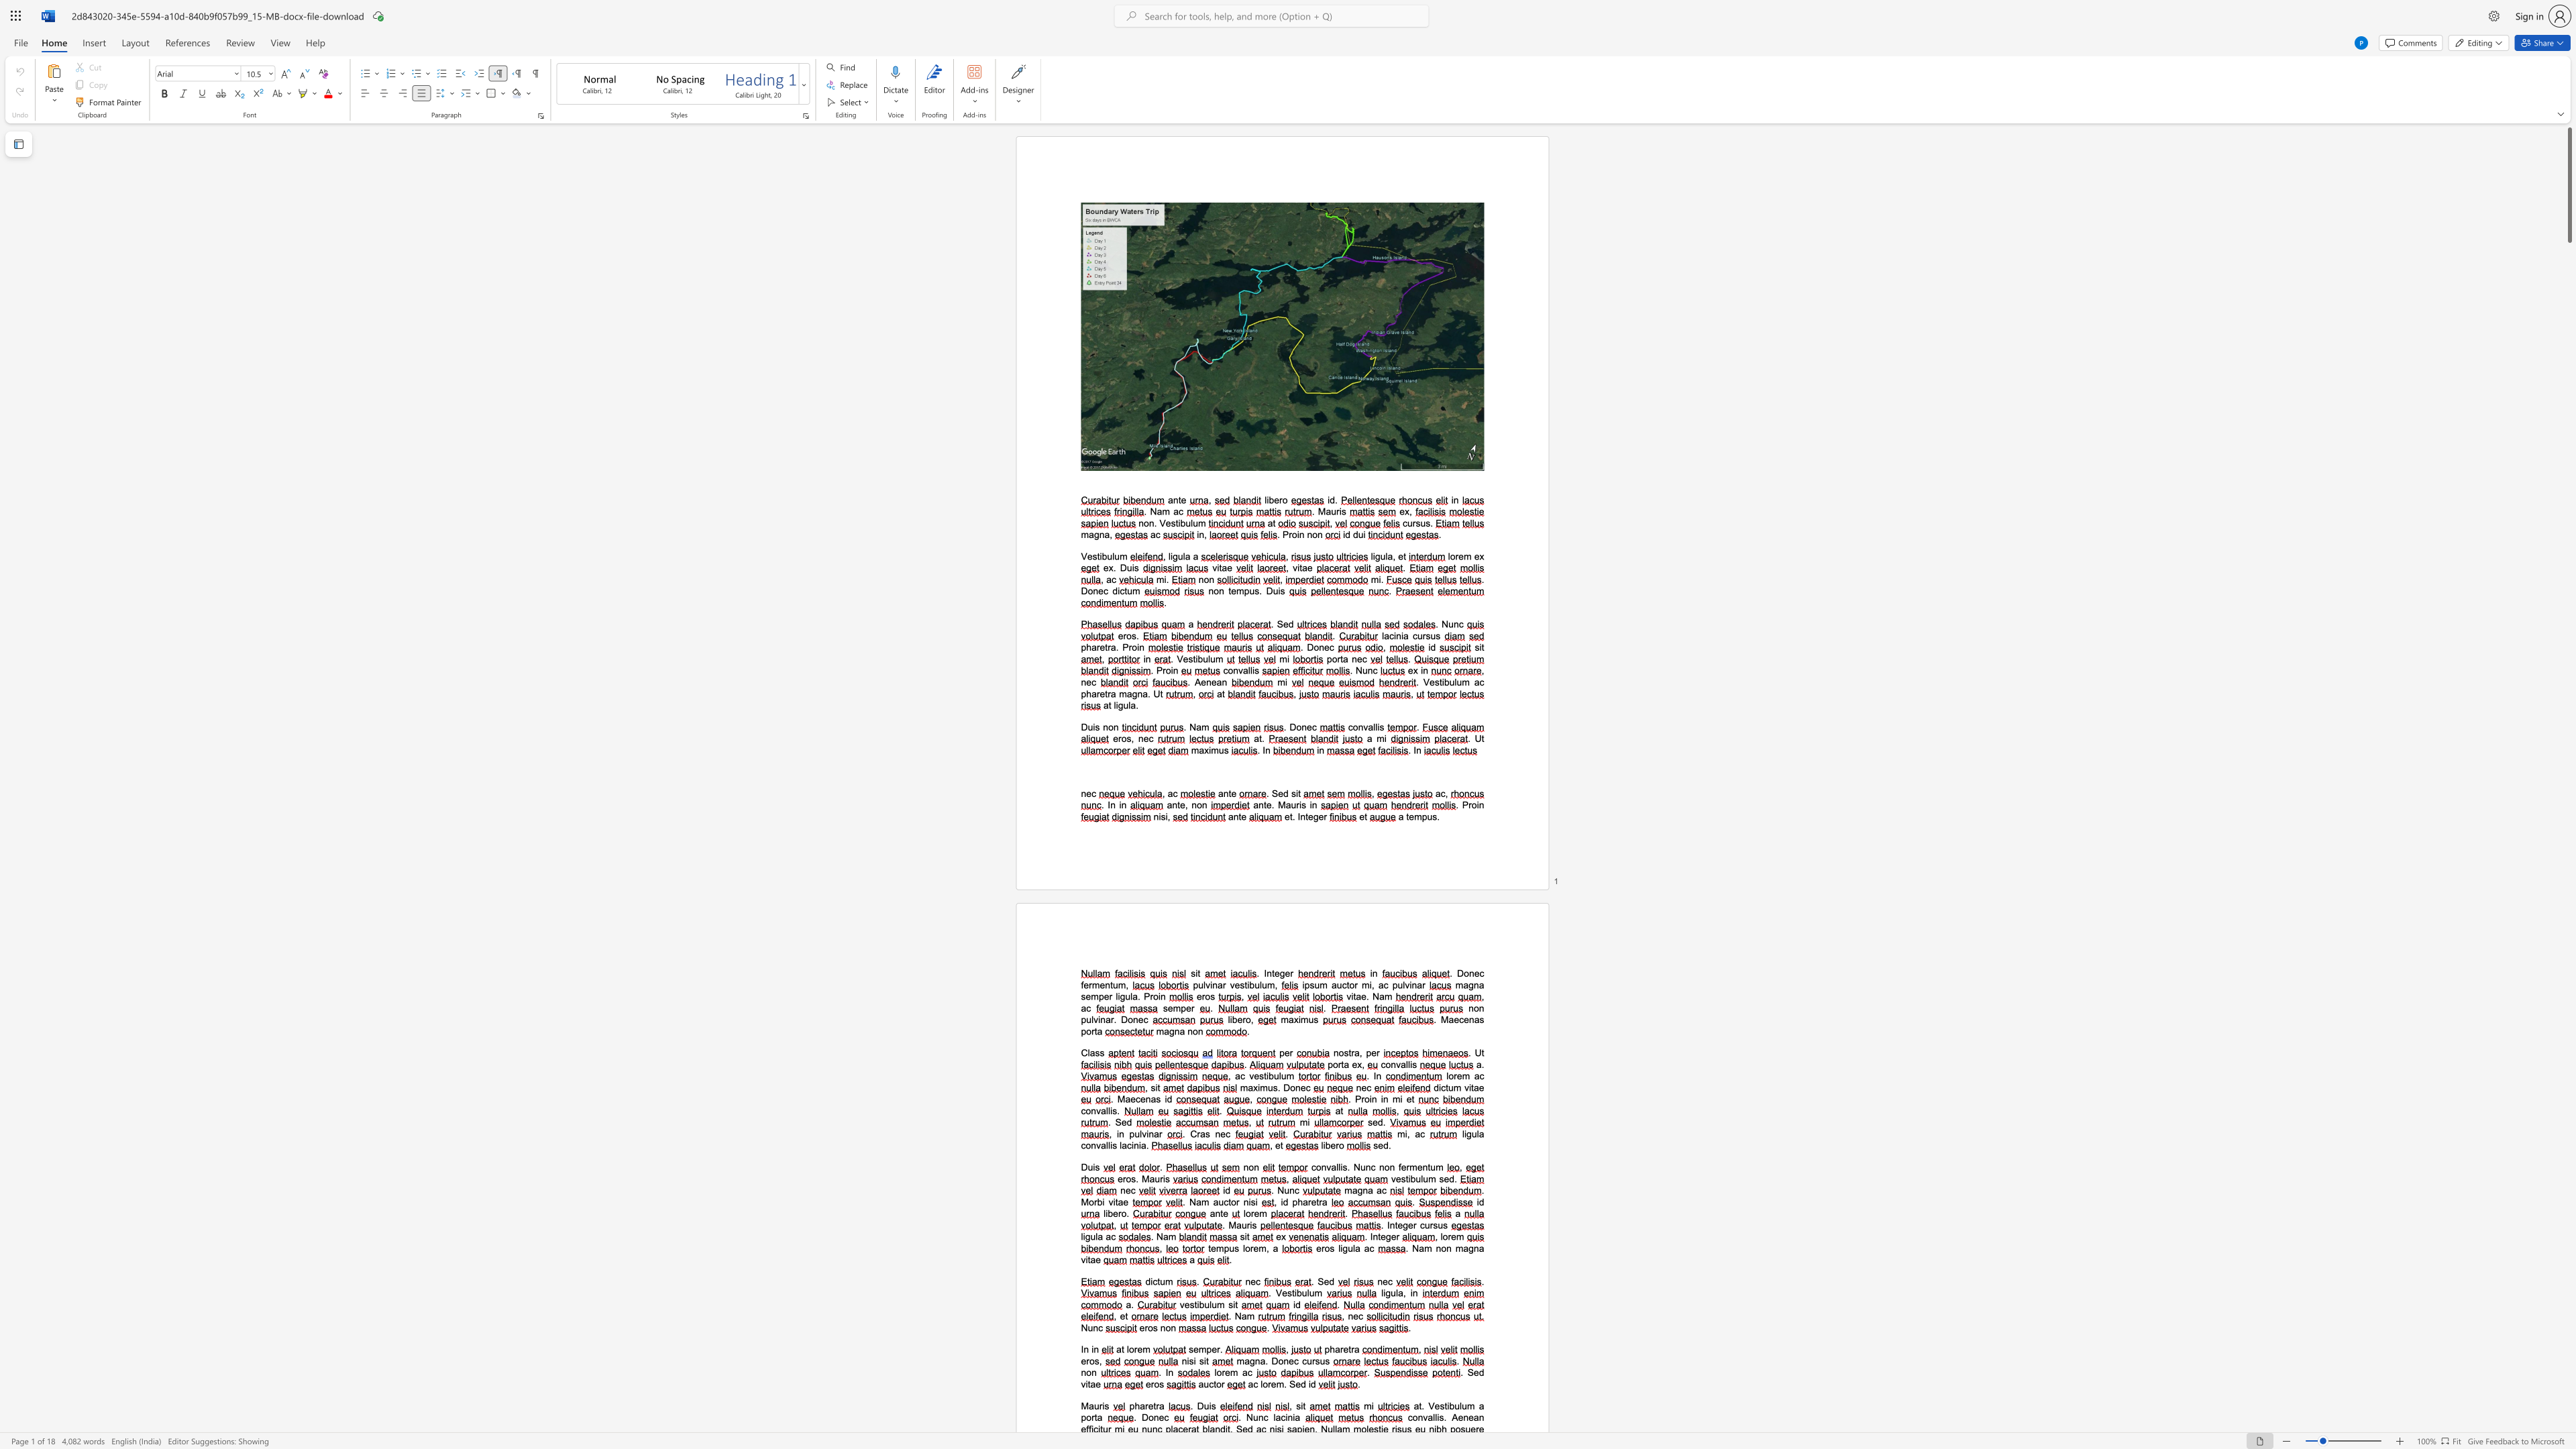 The height and width of the screenshot is (1449, 2576). What do you see at coordinates (1273, 972) in the screenshot?
I see `the space between the continuous character "t" and "e" in the text` at bounding box center [1273, 972].